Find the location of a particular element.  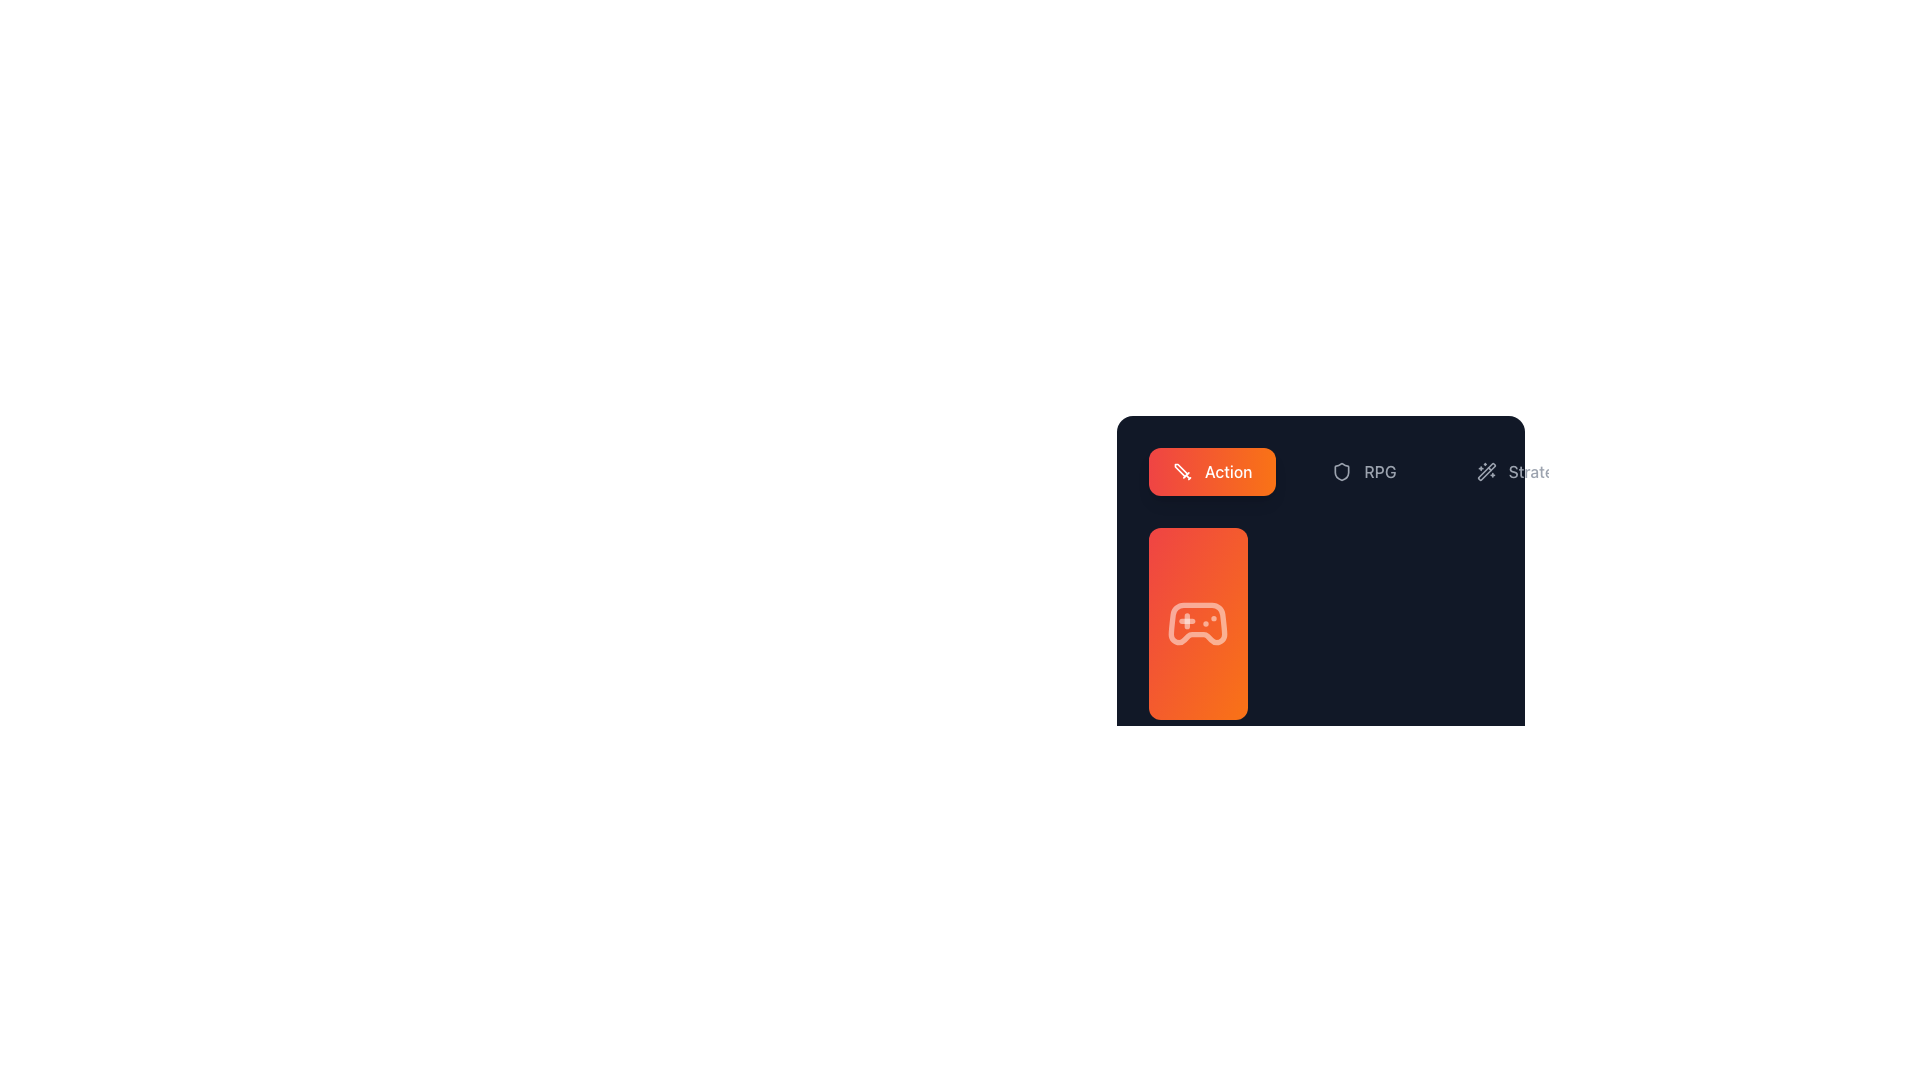

the vertically rectangular icon with a gradient background transitioning from red to orange, featuring a white outlined game controller, located beneath the 'Action' button and adjacent to 'RPG' and 'Strategy' options is located at coordinates (1198, 585).